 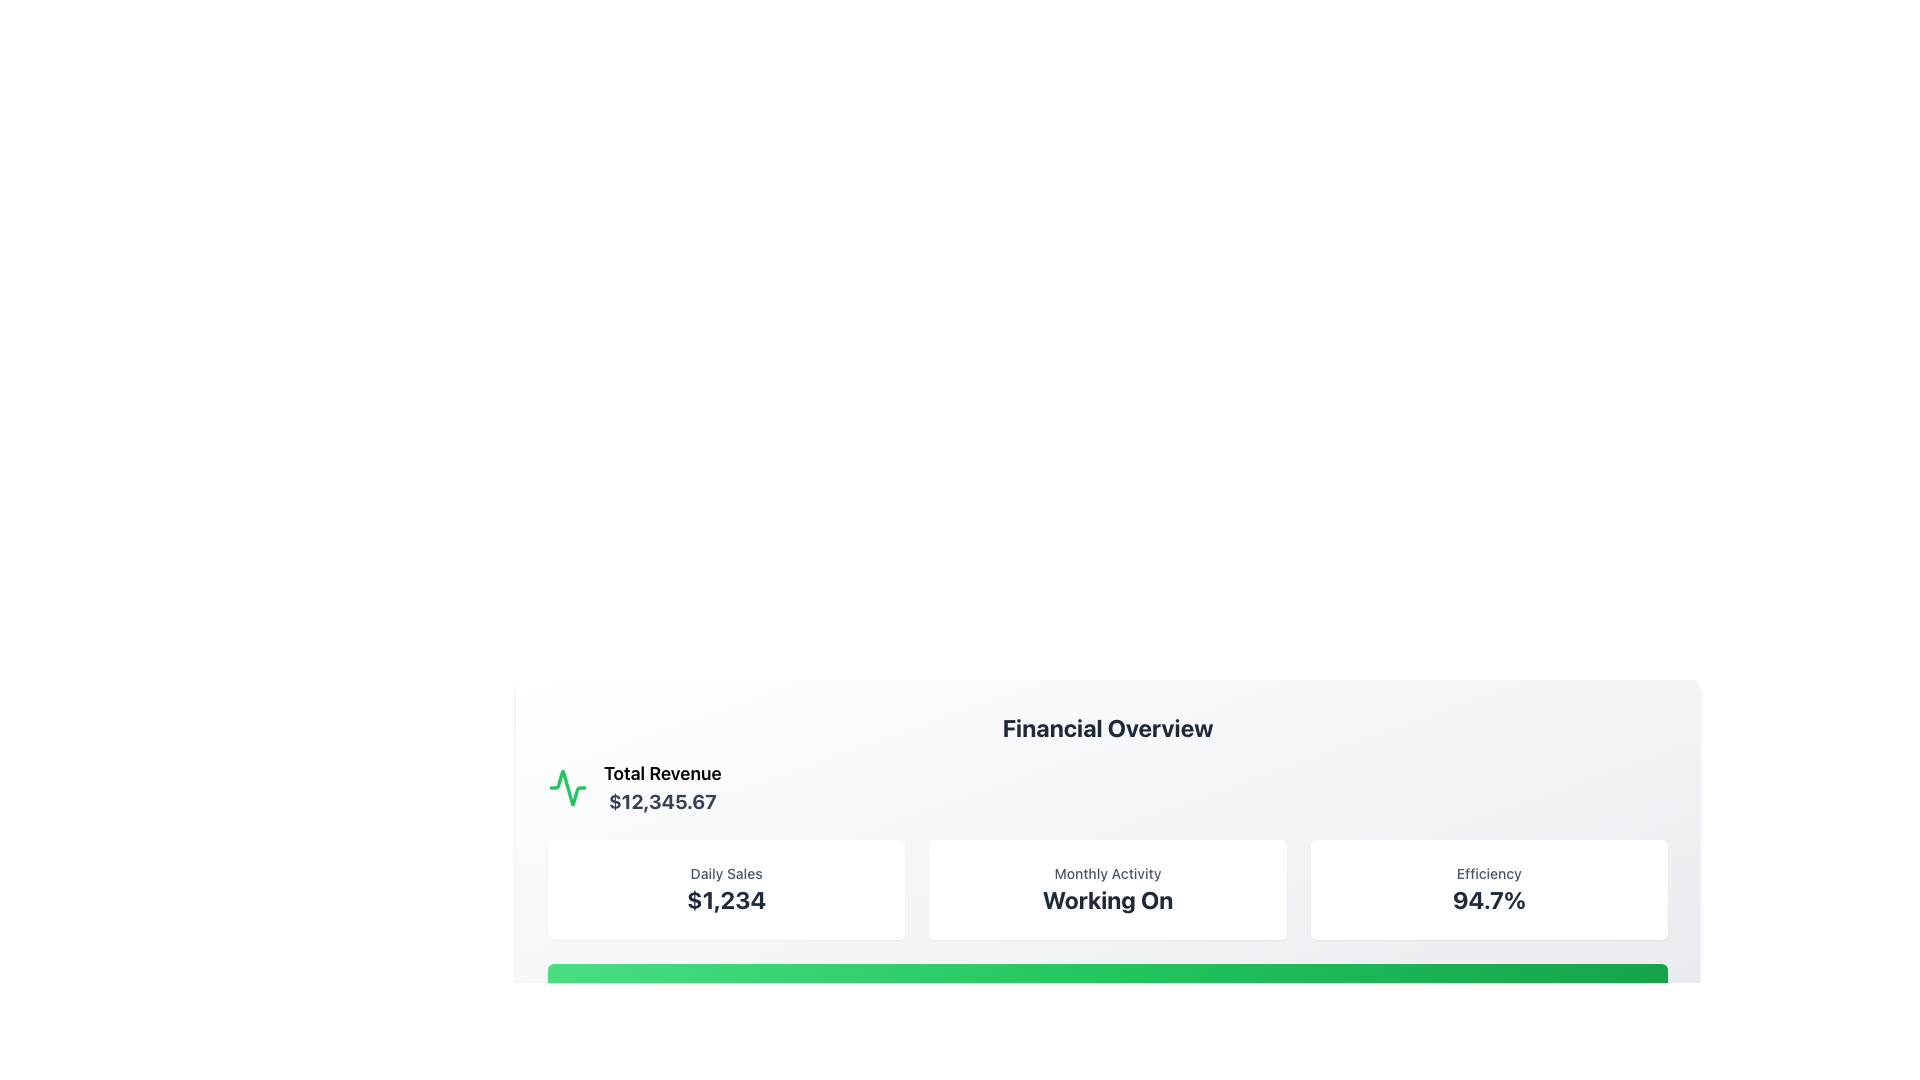 I want to click on the text element displaying '94.7%' in bold, large dark gray font, which is located below the 'Efficiency' label in the card of the 'Financial Overview' panel, so click(x=1489, y=898).